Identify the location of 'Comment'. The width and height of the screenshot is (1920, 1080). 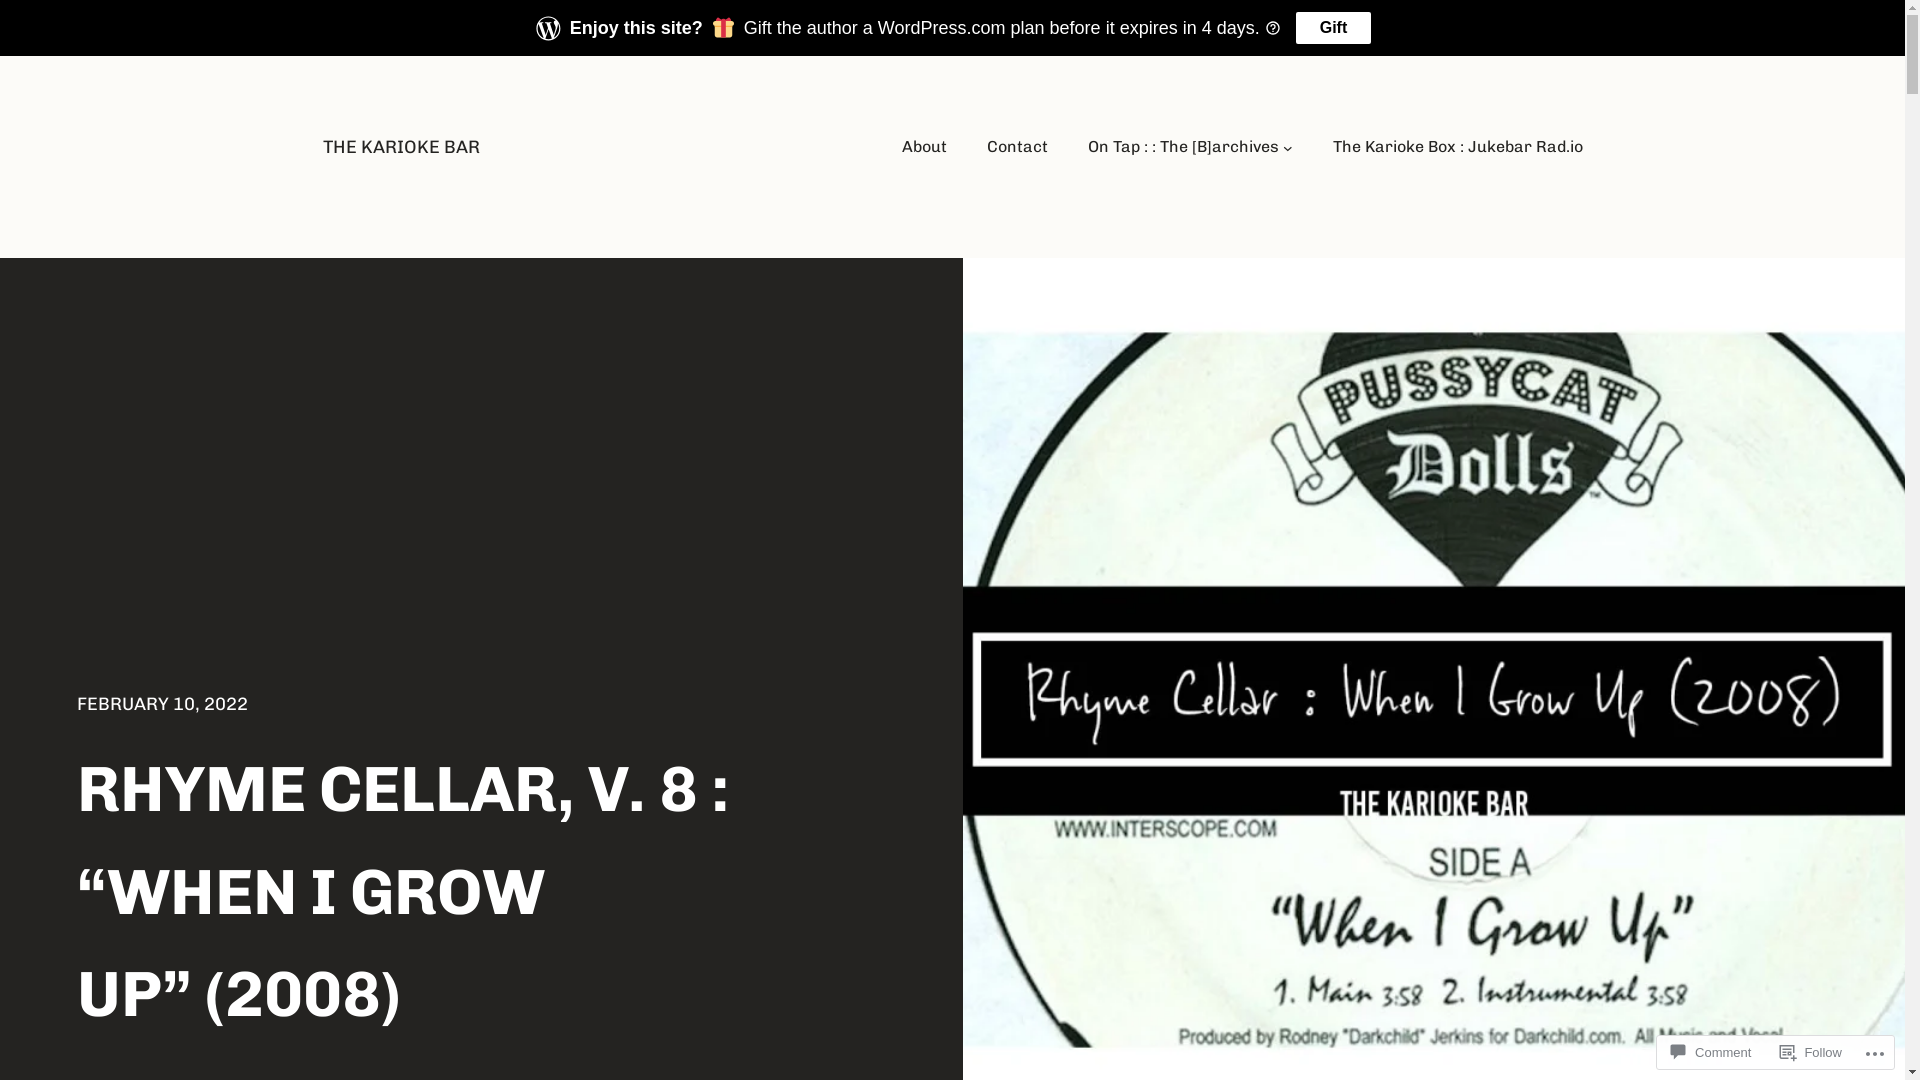
(1709, 1051).